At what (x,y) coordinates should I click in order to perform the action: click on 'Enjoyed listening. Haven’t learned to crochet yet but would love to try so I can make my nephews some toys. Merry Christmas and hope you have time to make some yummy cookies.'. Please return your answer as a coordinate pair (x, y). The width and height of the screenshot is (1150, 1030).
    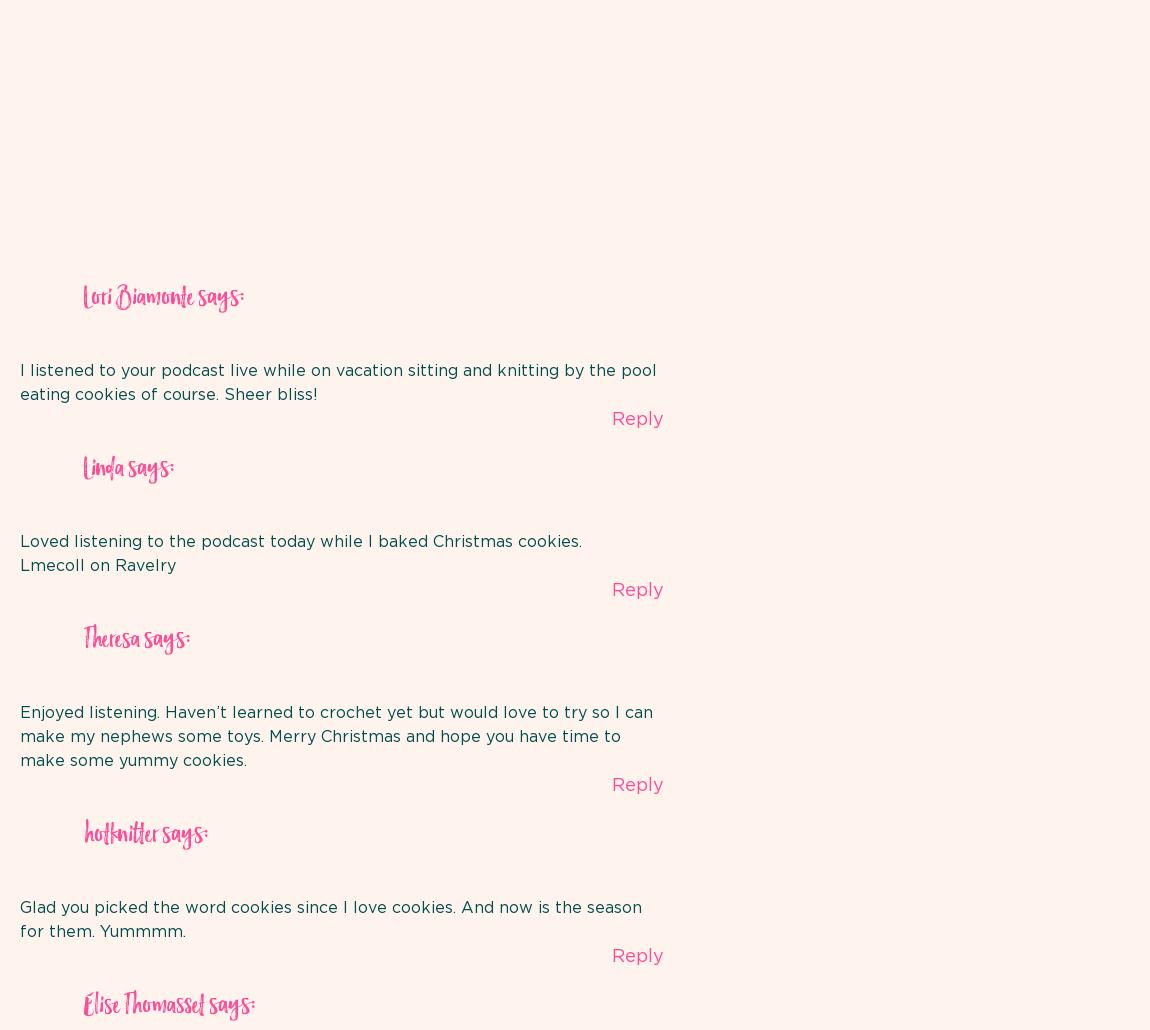
    Looking at the image, I should click on (336, 736).